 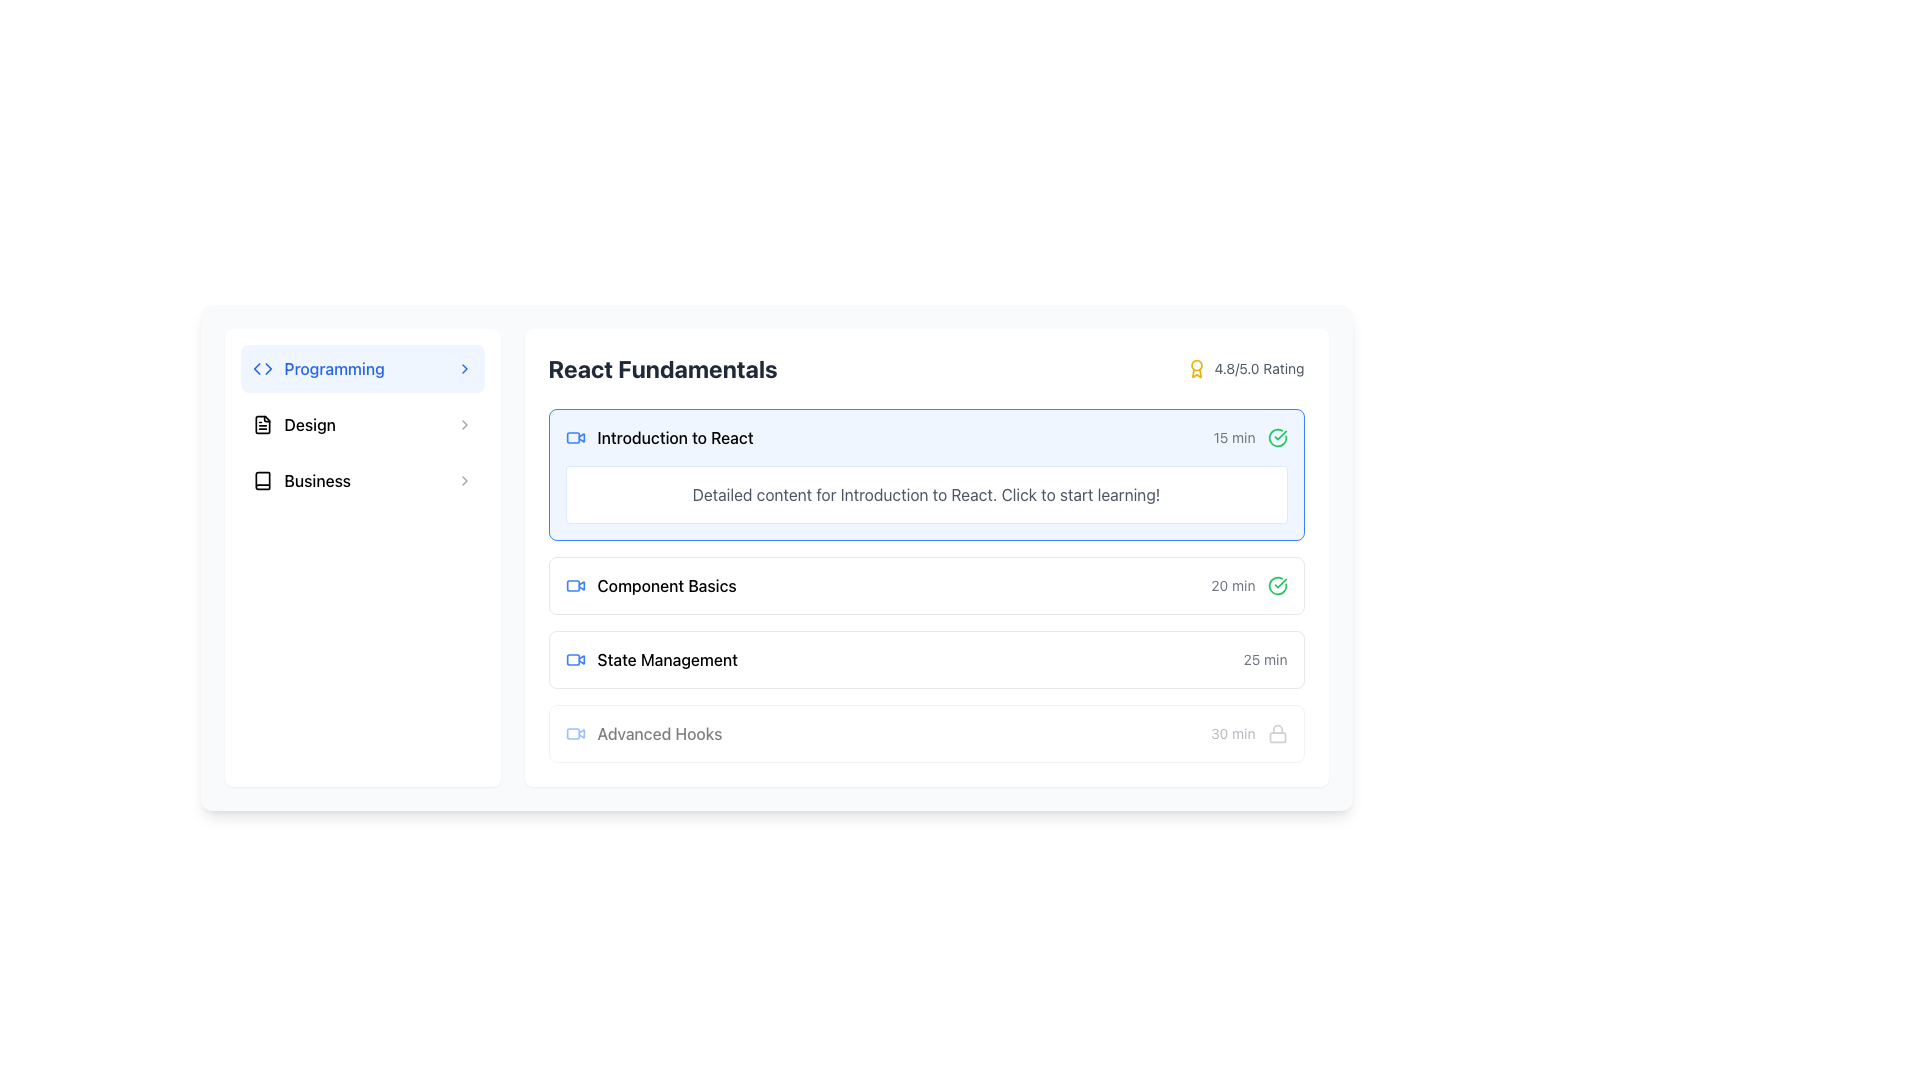 I want to click on the SVG icon indicating the 'Business' option, which is located on the far-right of the option row, serving as a visual cue for navigation, so click(x=463, y=481).